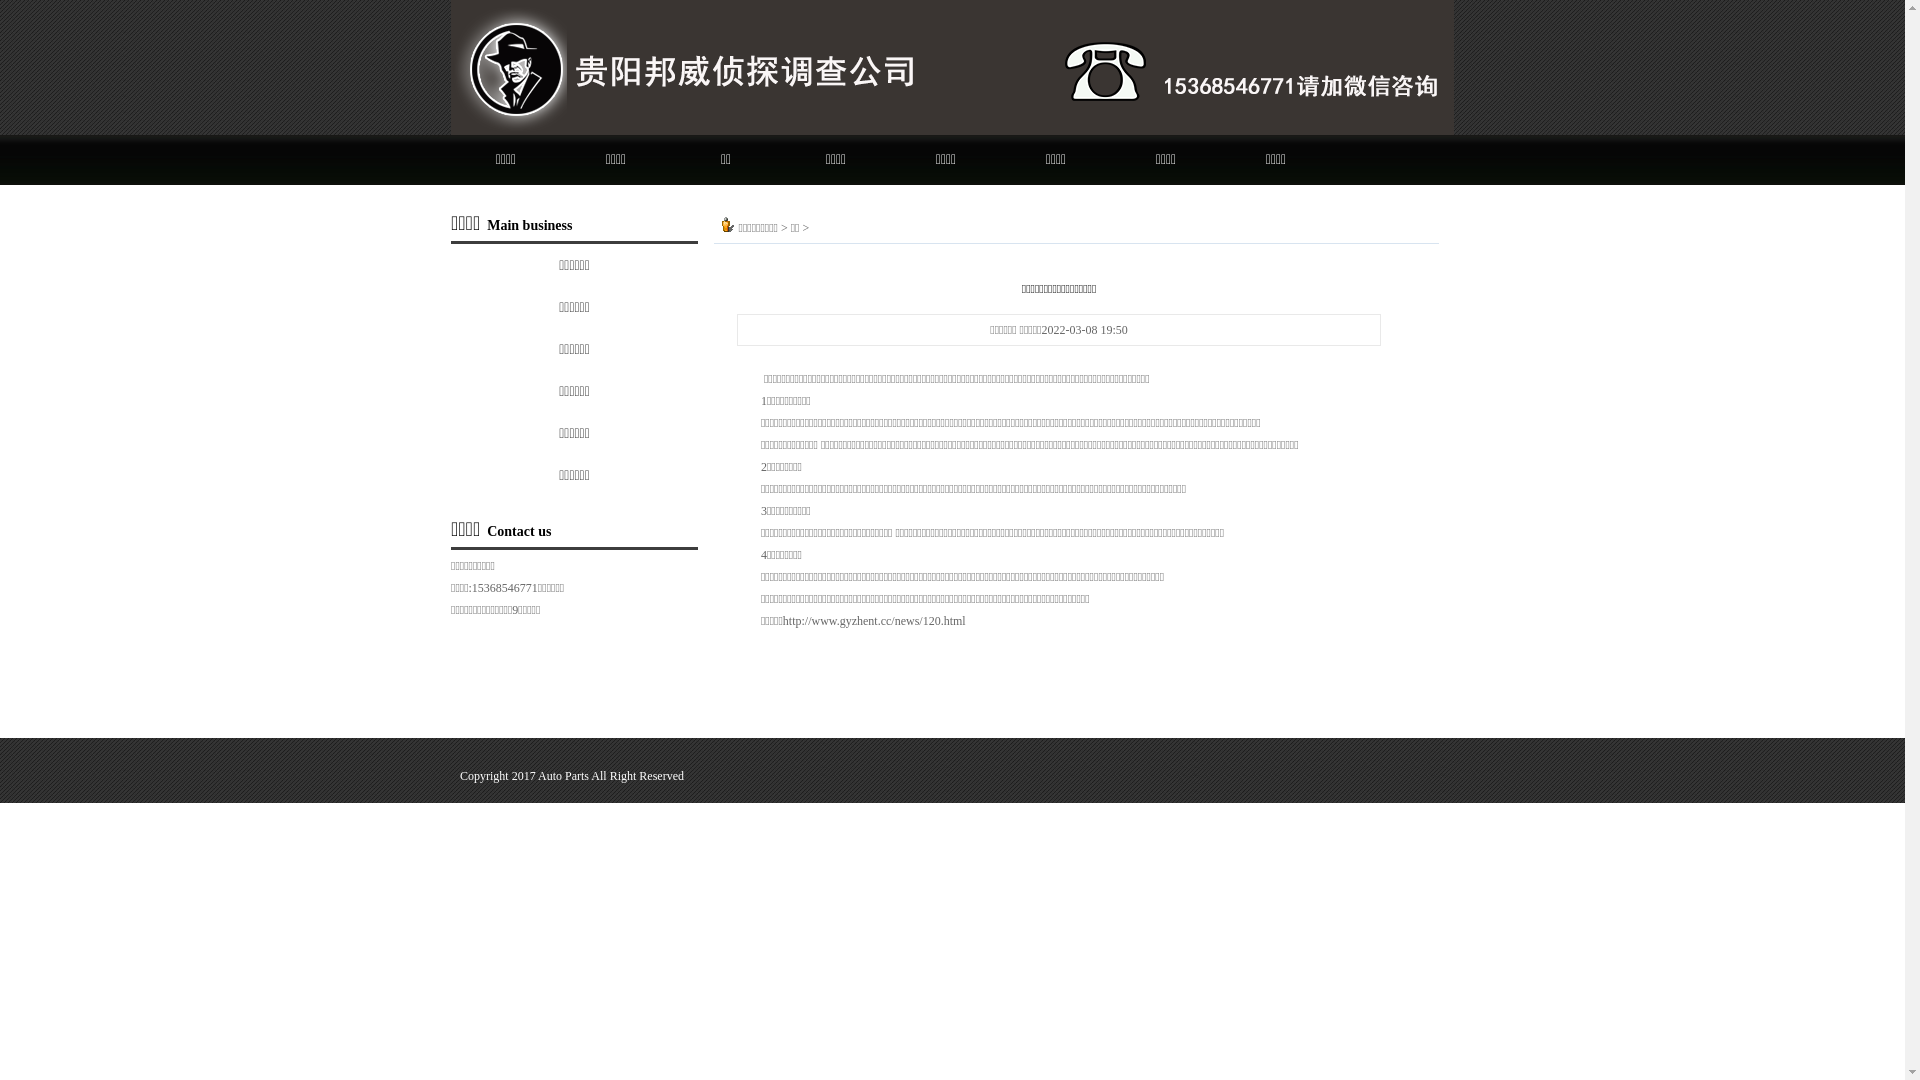 The height and width of the screenshot is (1080, 1920). What do you see at coordinates (874, 620) in the screenshot?
I see `'http://www.gyzhent.cc/news/120.html'` at bounding box center [874, 620].